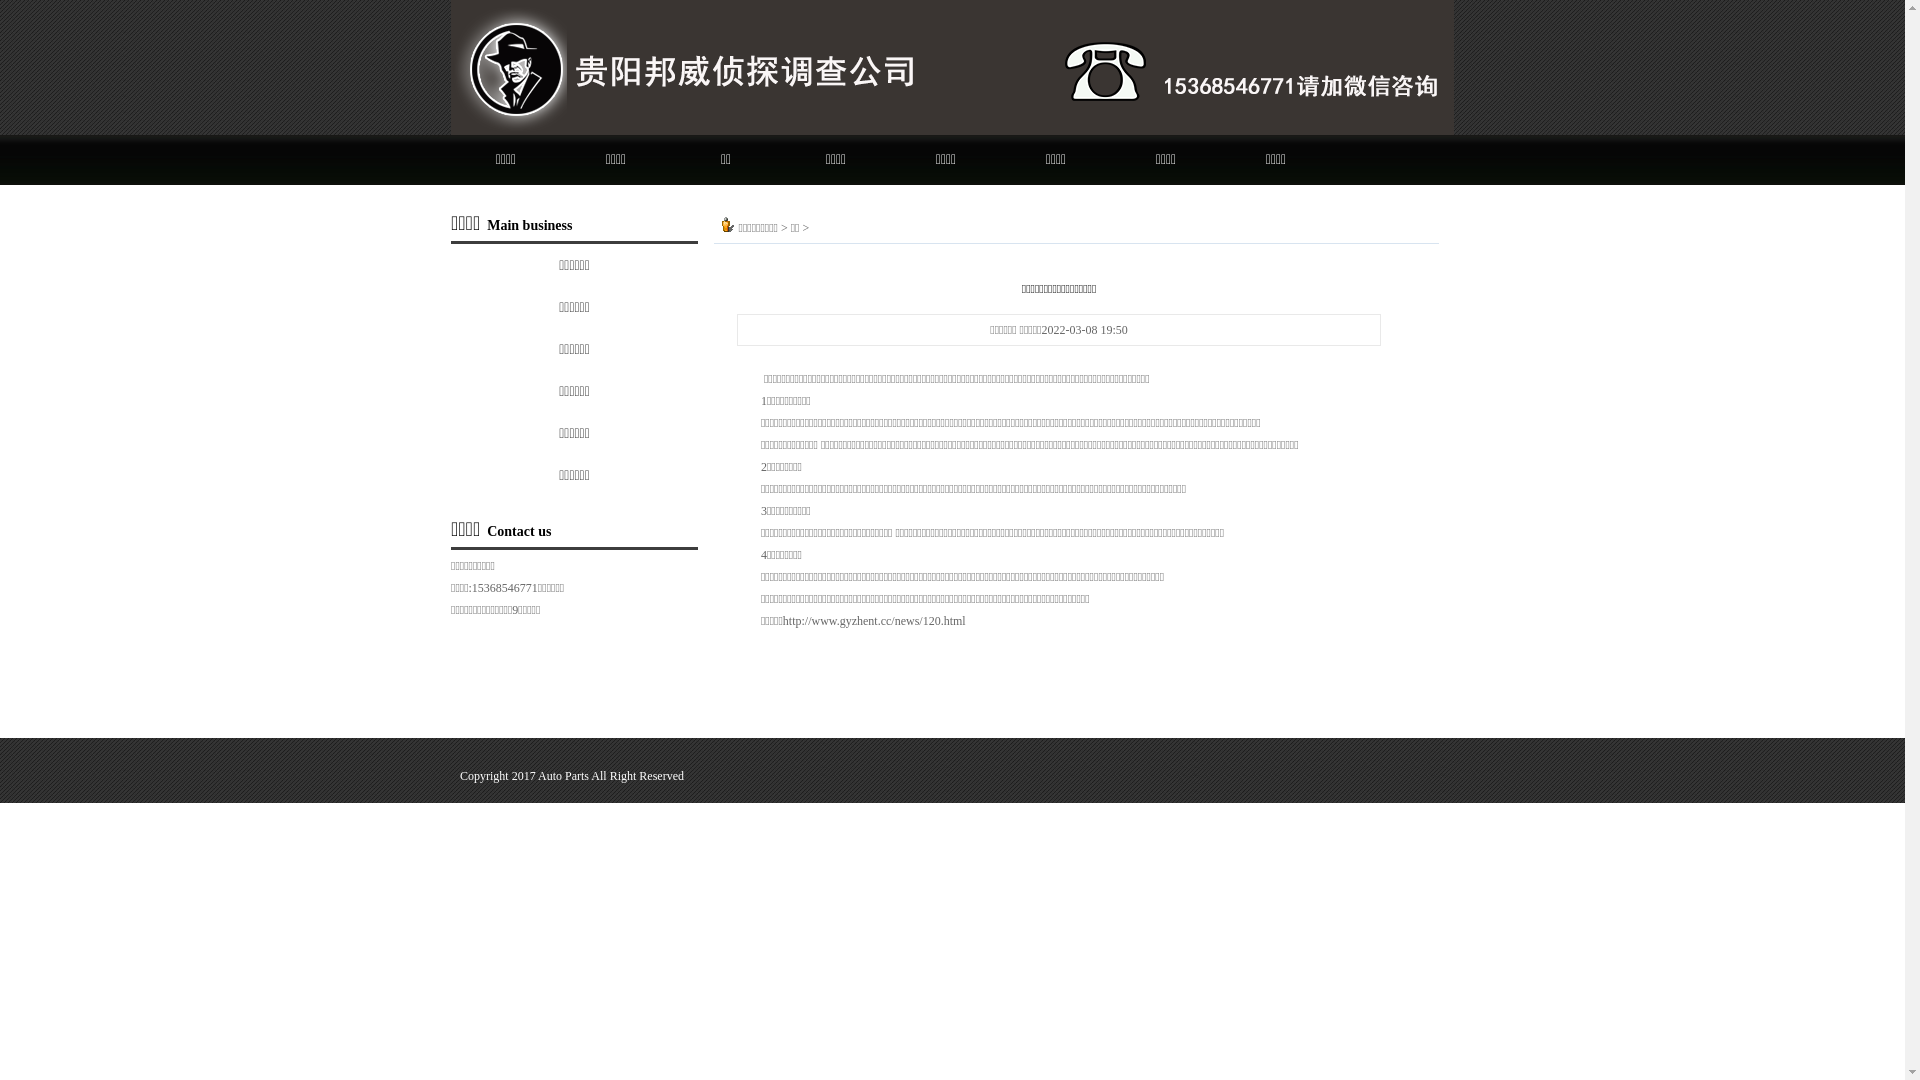 The height and width of the screenshot is (1080, 1920). What do you see at coordinates (874, 620) in the screenshot?
I see `'http://www.gyzhent.cc/news/120.html'` at bounding box center [874, 620].